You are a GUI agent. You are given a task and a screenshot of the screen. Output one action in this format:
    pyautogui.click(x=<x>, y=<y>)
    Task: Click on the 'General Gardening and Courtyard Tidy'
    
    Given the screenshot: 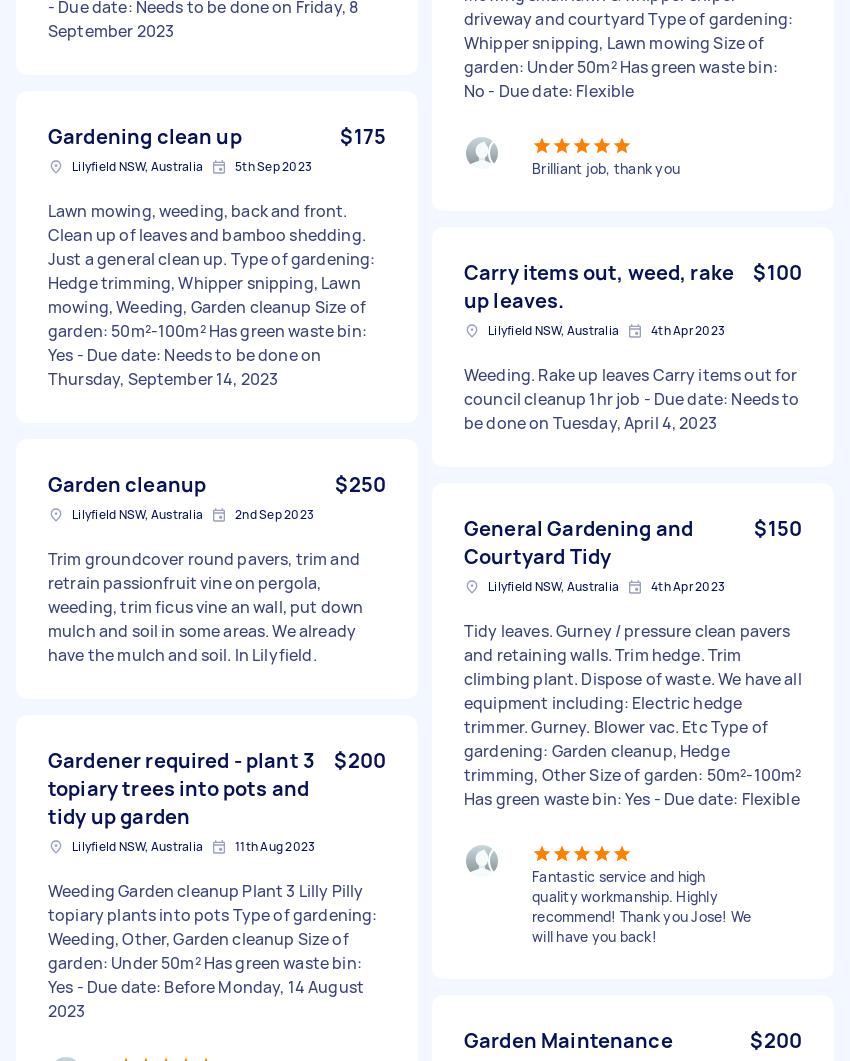 What is the action you would take?
    pyautogui.click(x=578, y=541)
    